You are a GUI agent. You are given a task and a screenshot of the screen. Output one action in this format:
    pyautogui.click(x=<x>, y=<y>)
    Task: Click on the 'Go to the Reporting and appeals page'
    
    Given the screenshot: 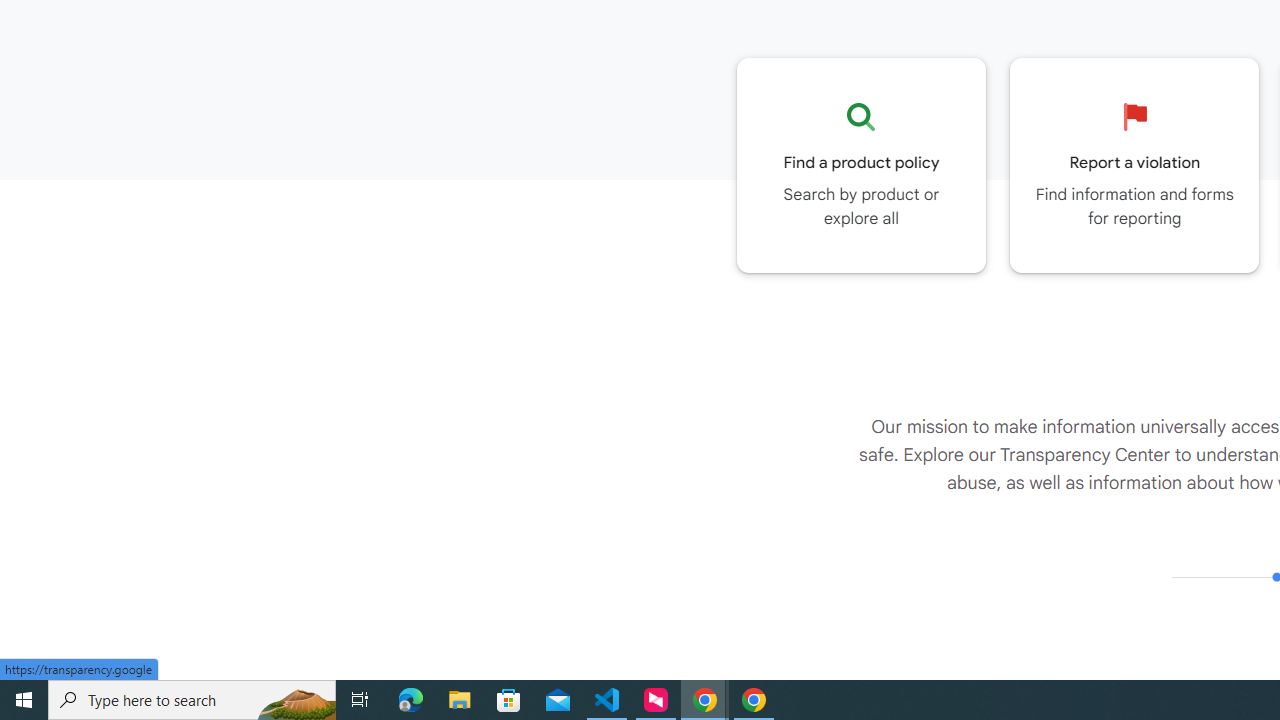 What is the action you would take?
    pyautogui.click(x=1134, y=164)
    